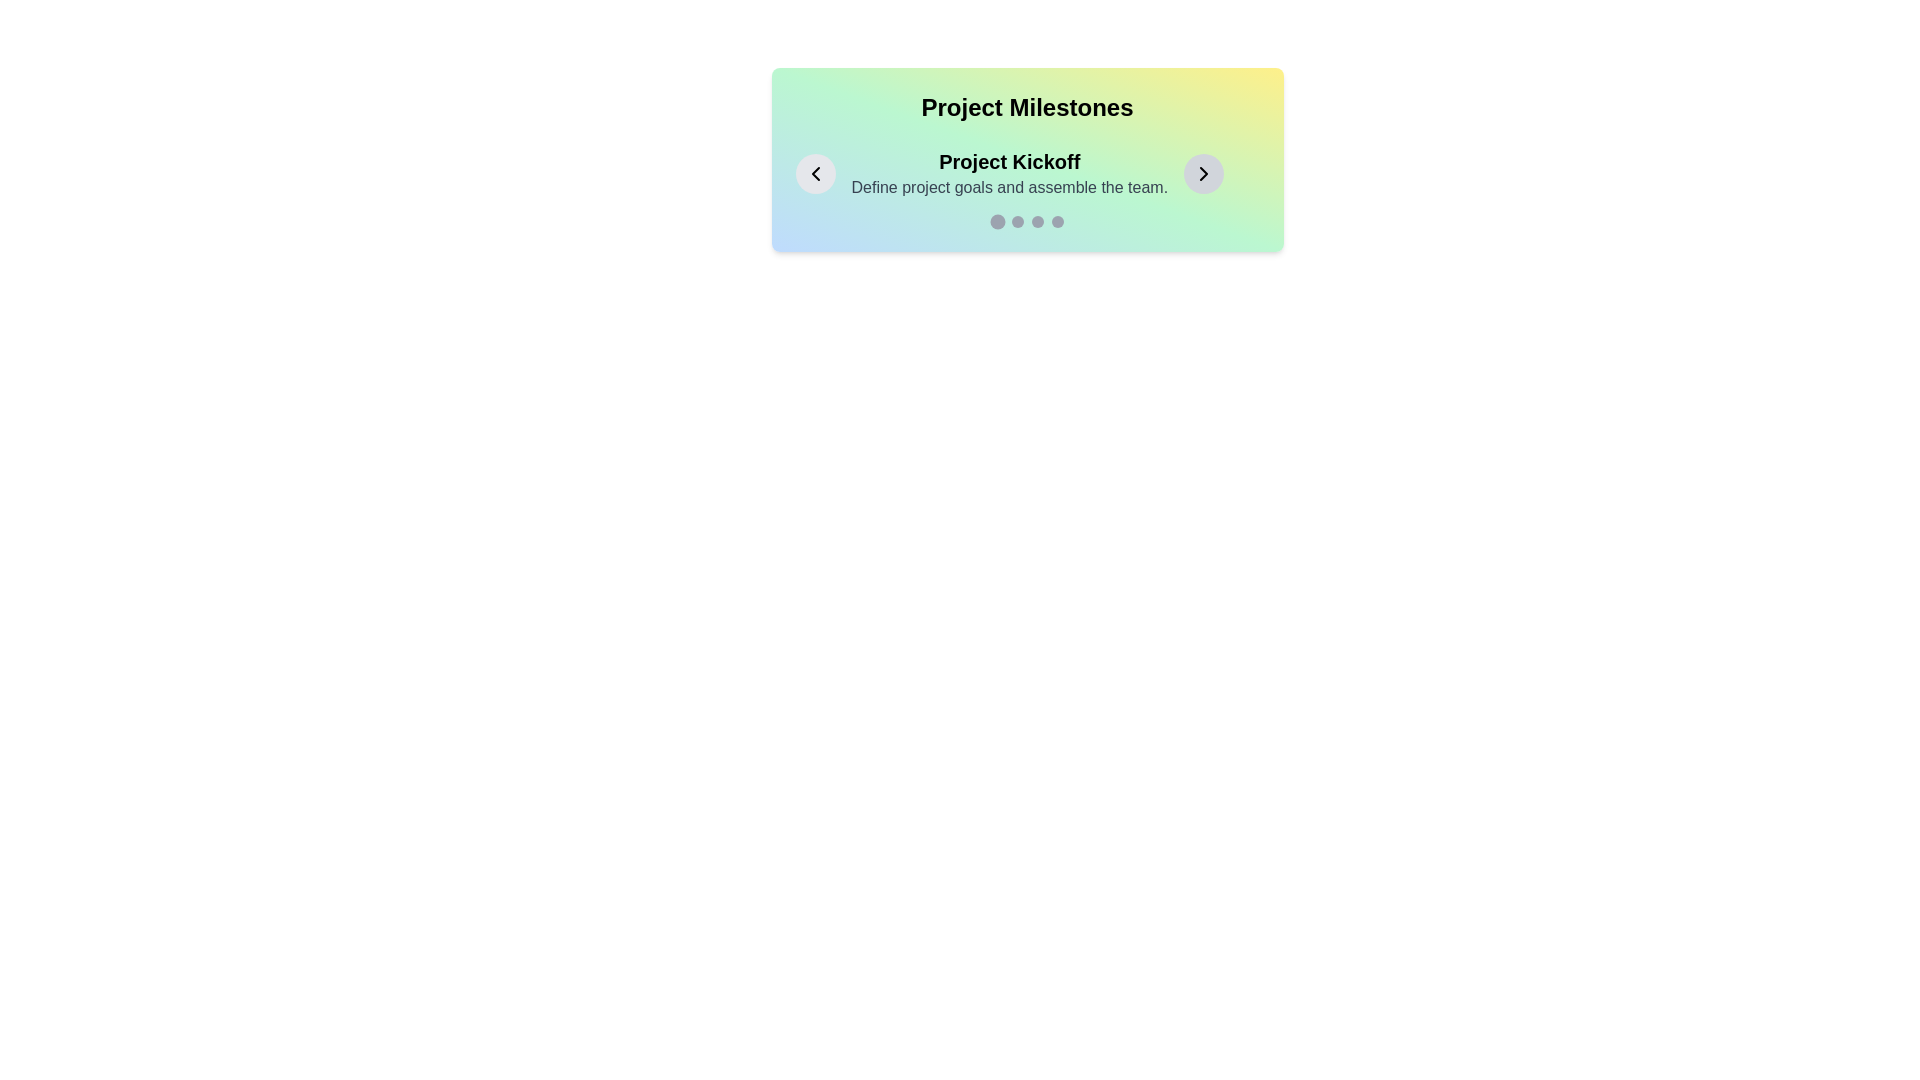  What do you see at coordinates (815, 172) in the screenshot?
I see `the navigation button icon located on the left side of the 'Project Milestones' component` at bounding box center [815, 172].